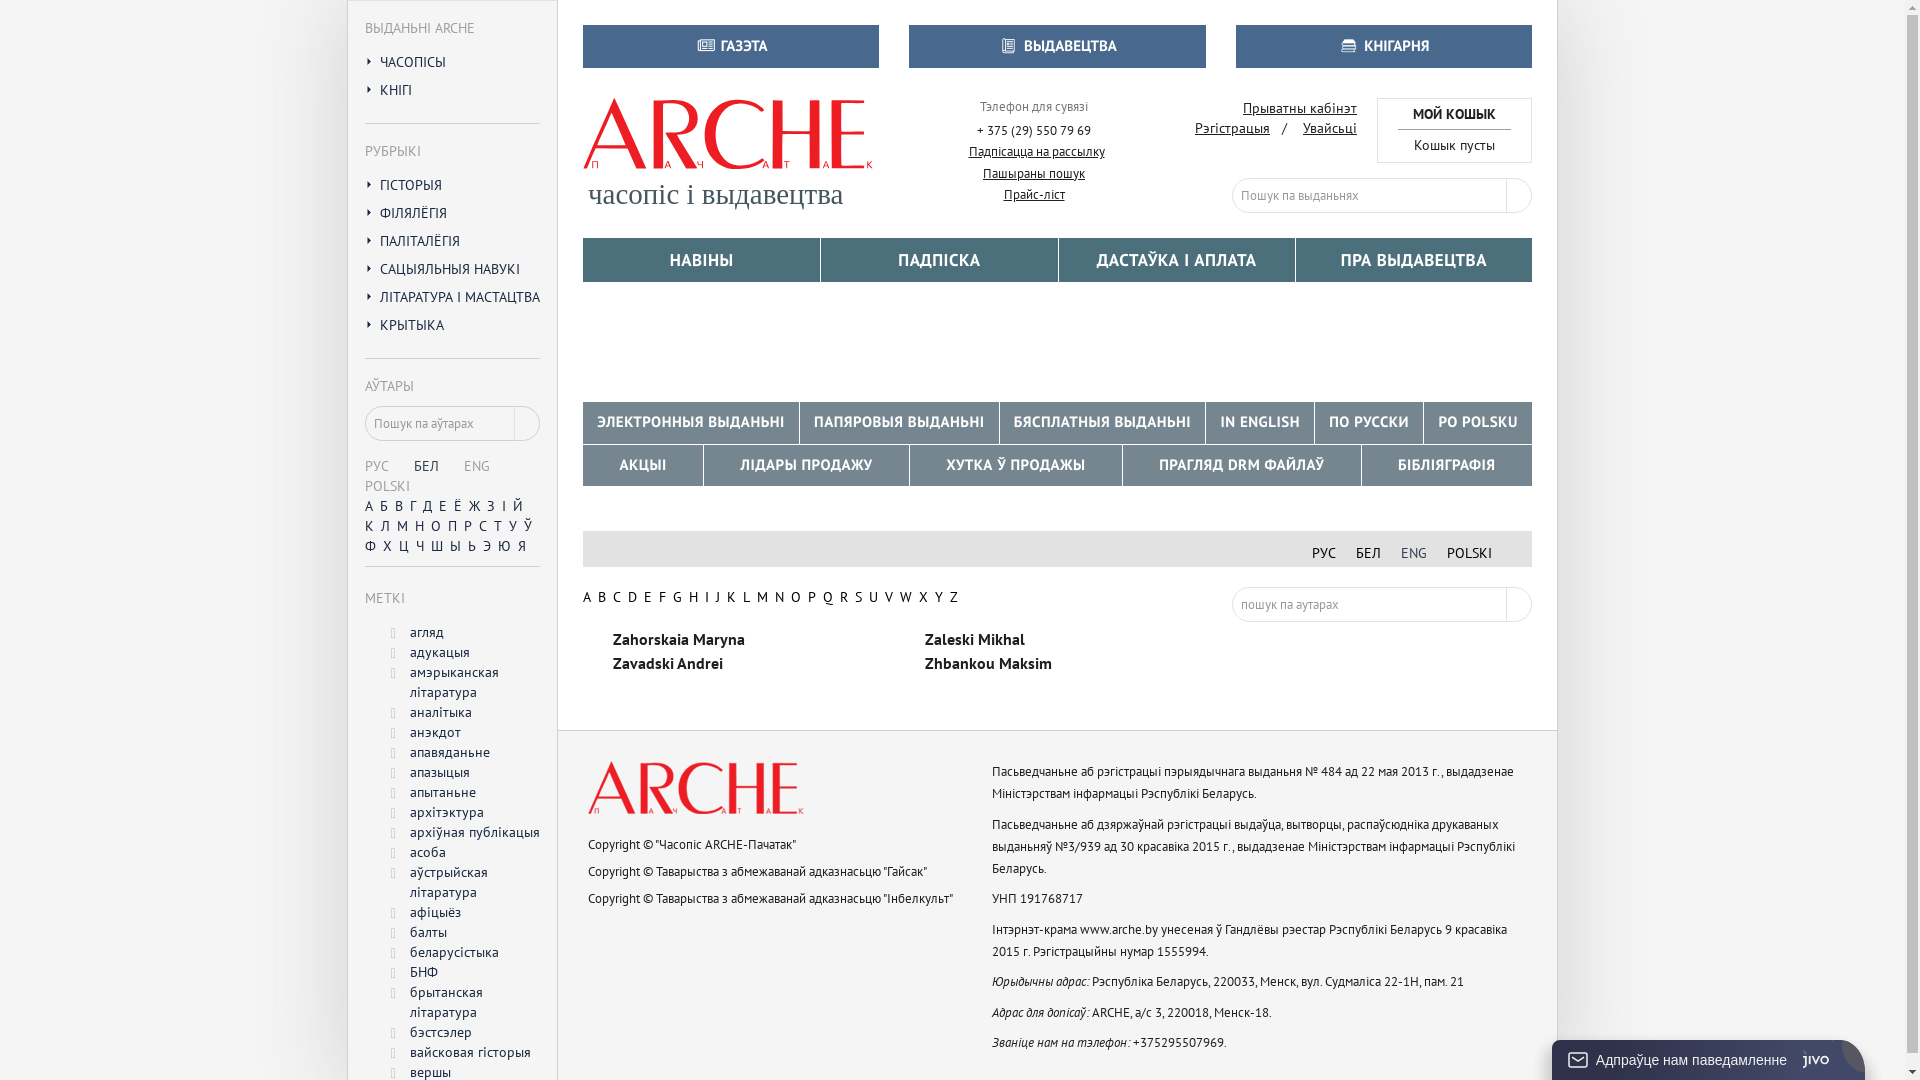 This screenshot has width=1920, height=1080. Describe the element at coordinates (585, 596) in the screenshot. I see `'A'` at that location.